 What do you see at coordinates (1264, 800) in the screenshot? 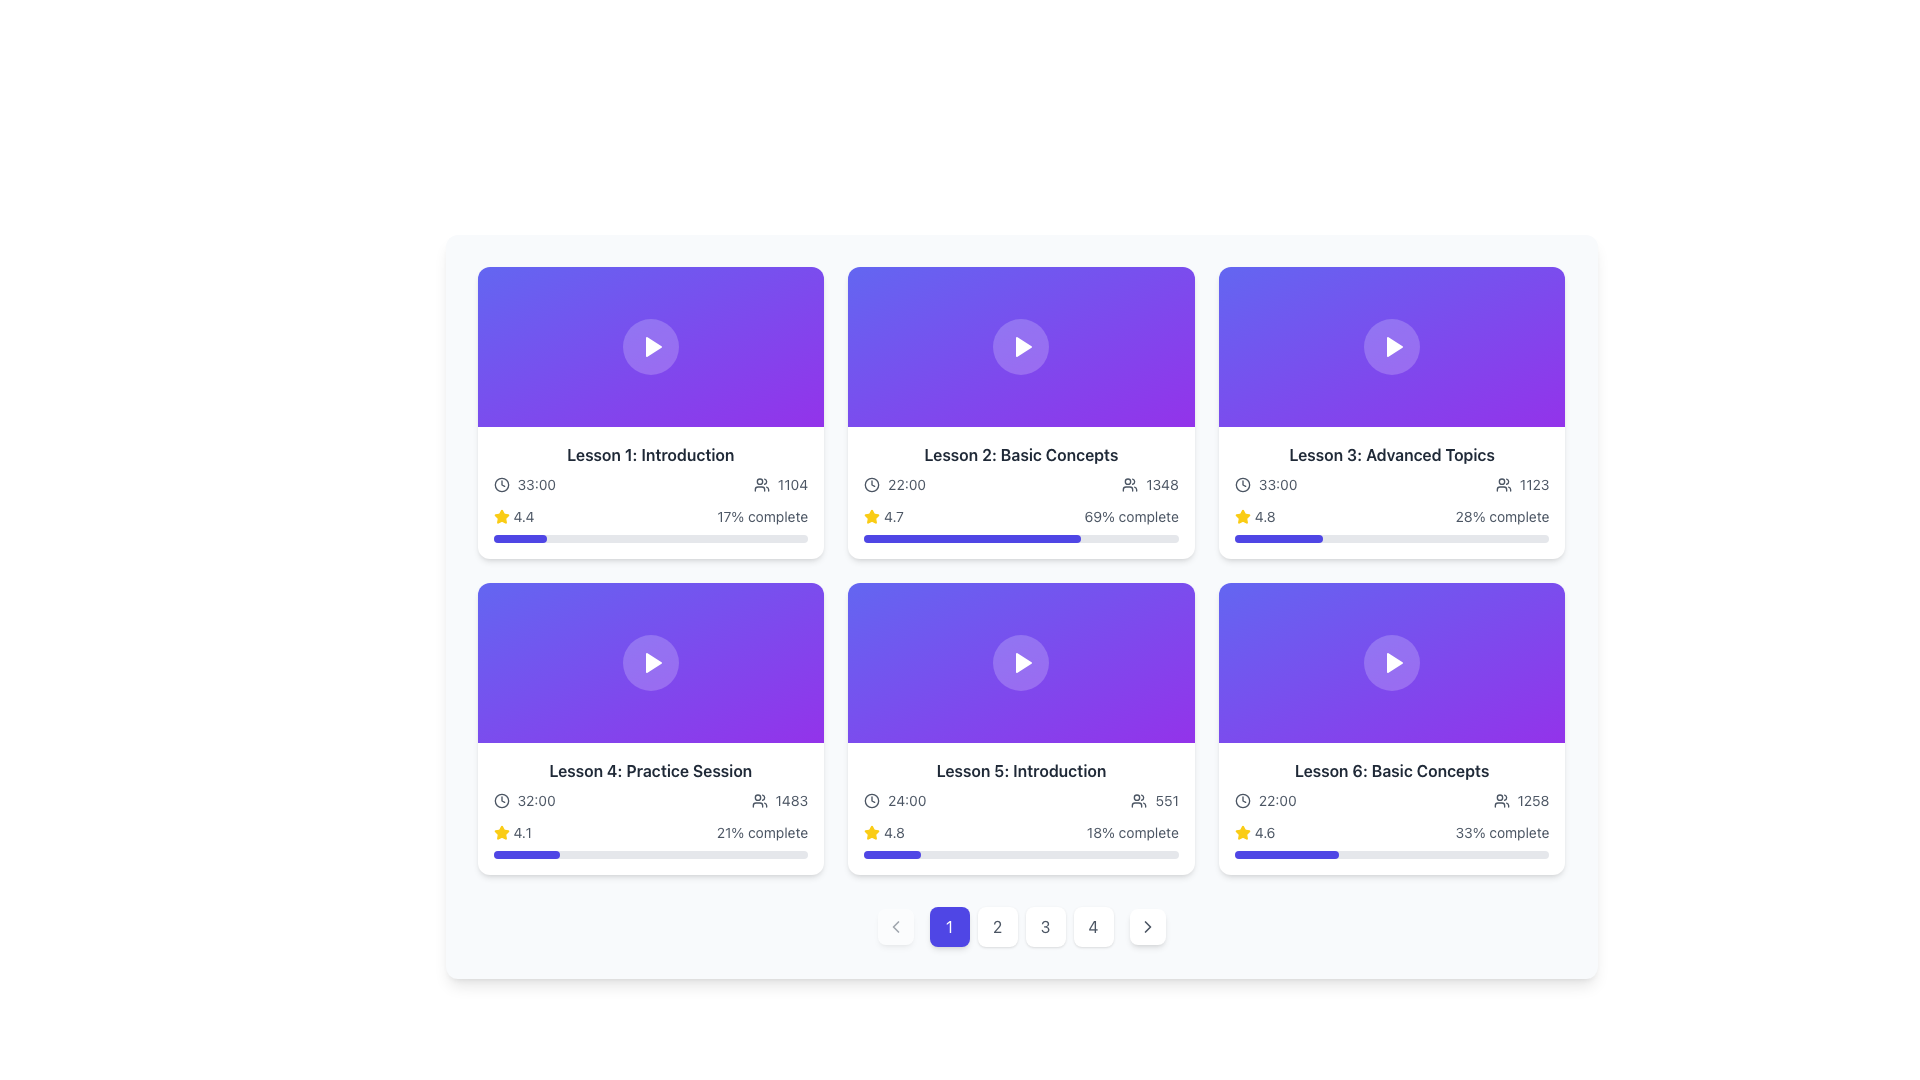
I see `the presence of the time text label reading '22:00' located in the 'Lesson 6: Basic Concepts' component, positioned at the bottom-left corner next to a clock icon` at bounding box center [1264, 800].